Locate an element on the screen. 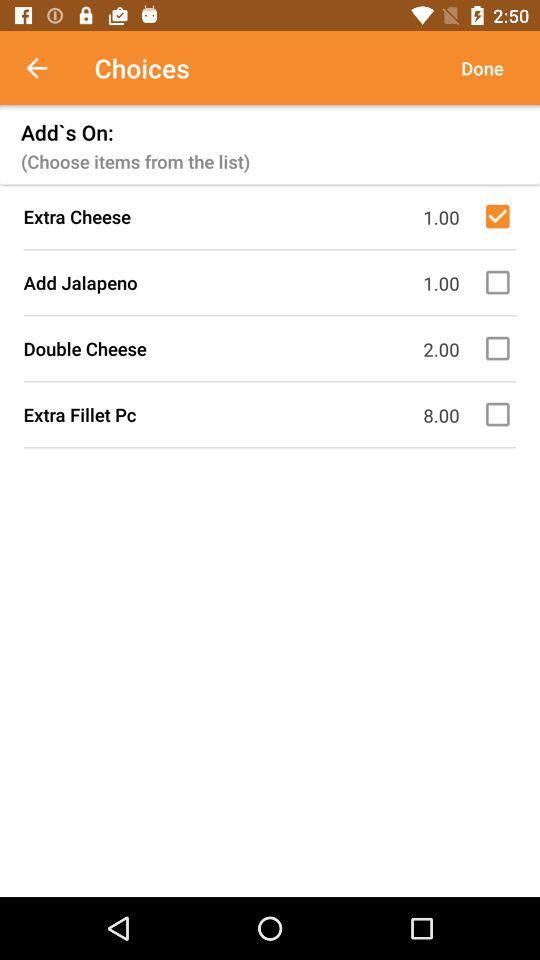 Image resolution: width=540 pixels, height=960 pixels. item to the left of the choices icon is located at coordinates (47, 68).